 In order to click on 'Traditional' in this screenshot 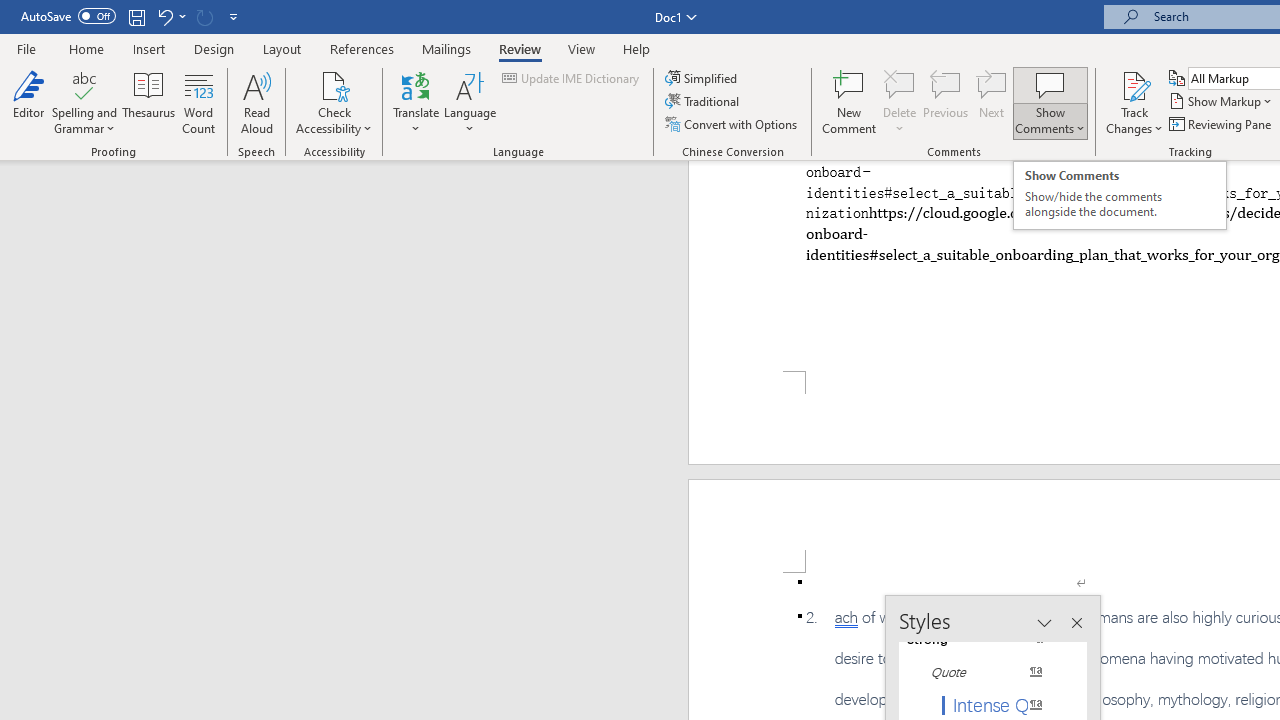, I will do `click(704, 101)`.